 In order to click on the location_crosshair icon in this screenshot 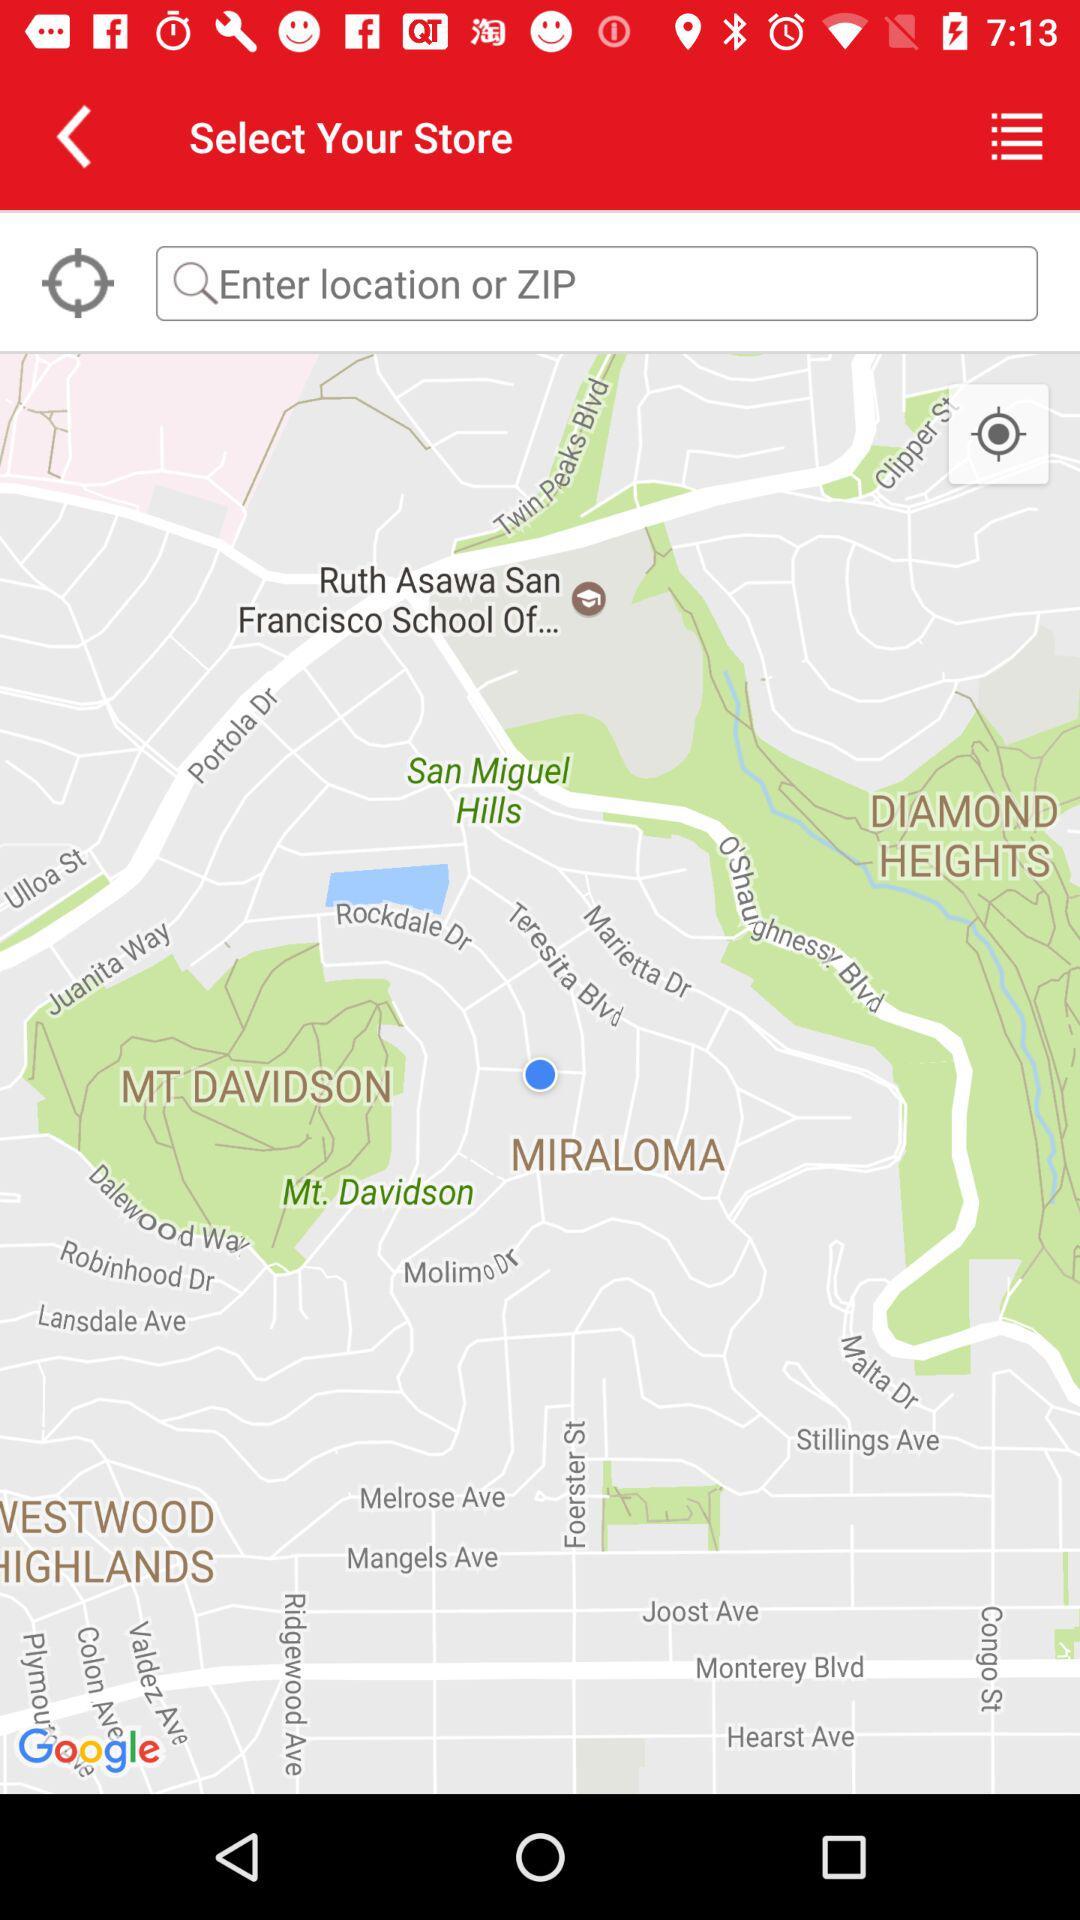, I will do `click(998, 434)`.